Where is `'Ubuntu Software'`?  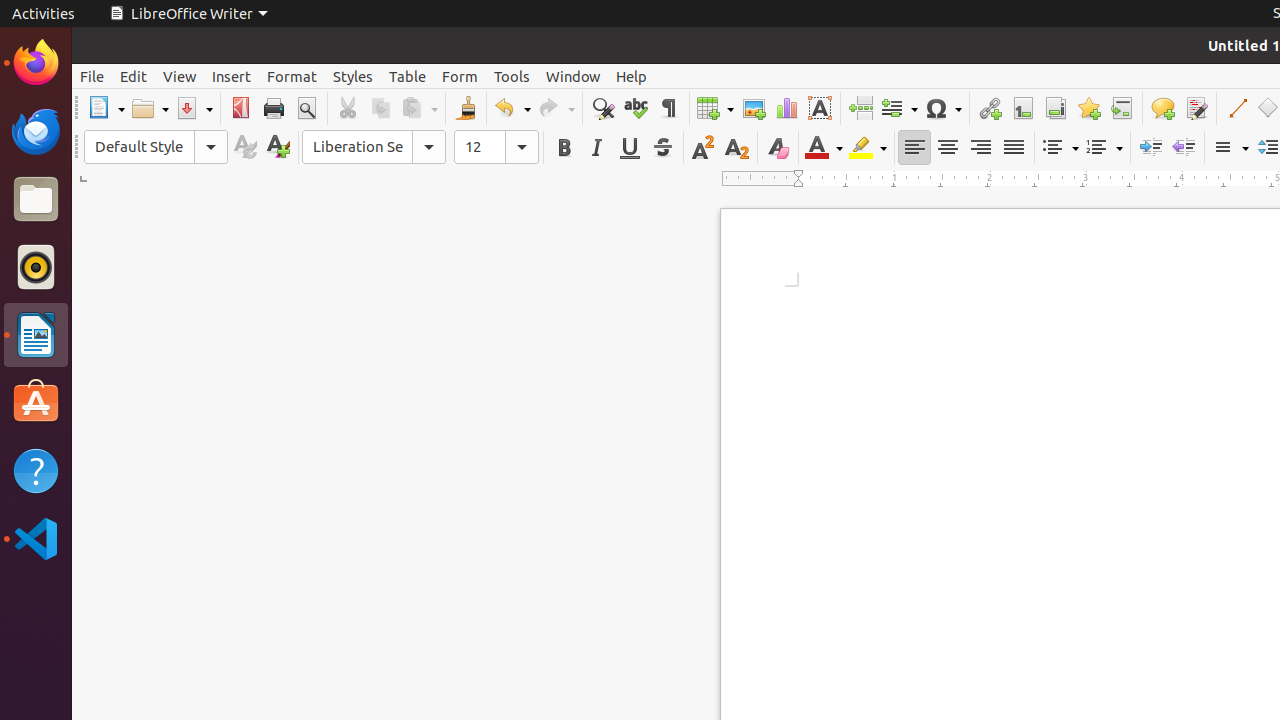
'Ubuntu Software' is located at coordinates (35, 403).